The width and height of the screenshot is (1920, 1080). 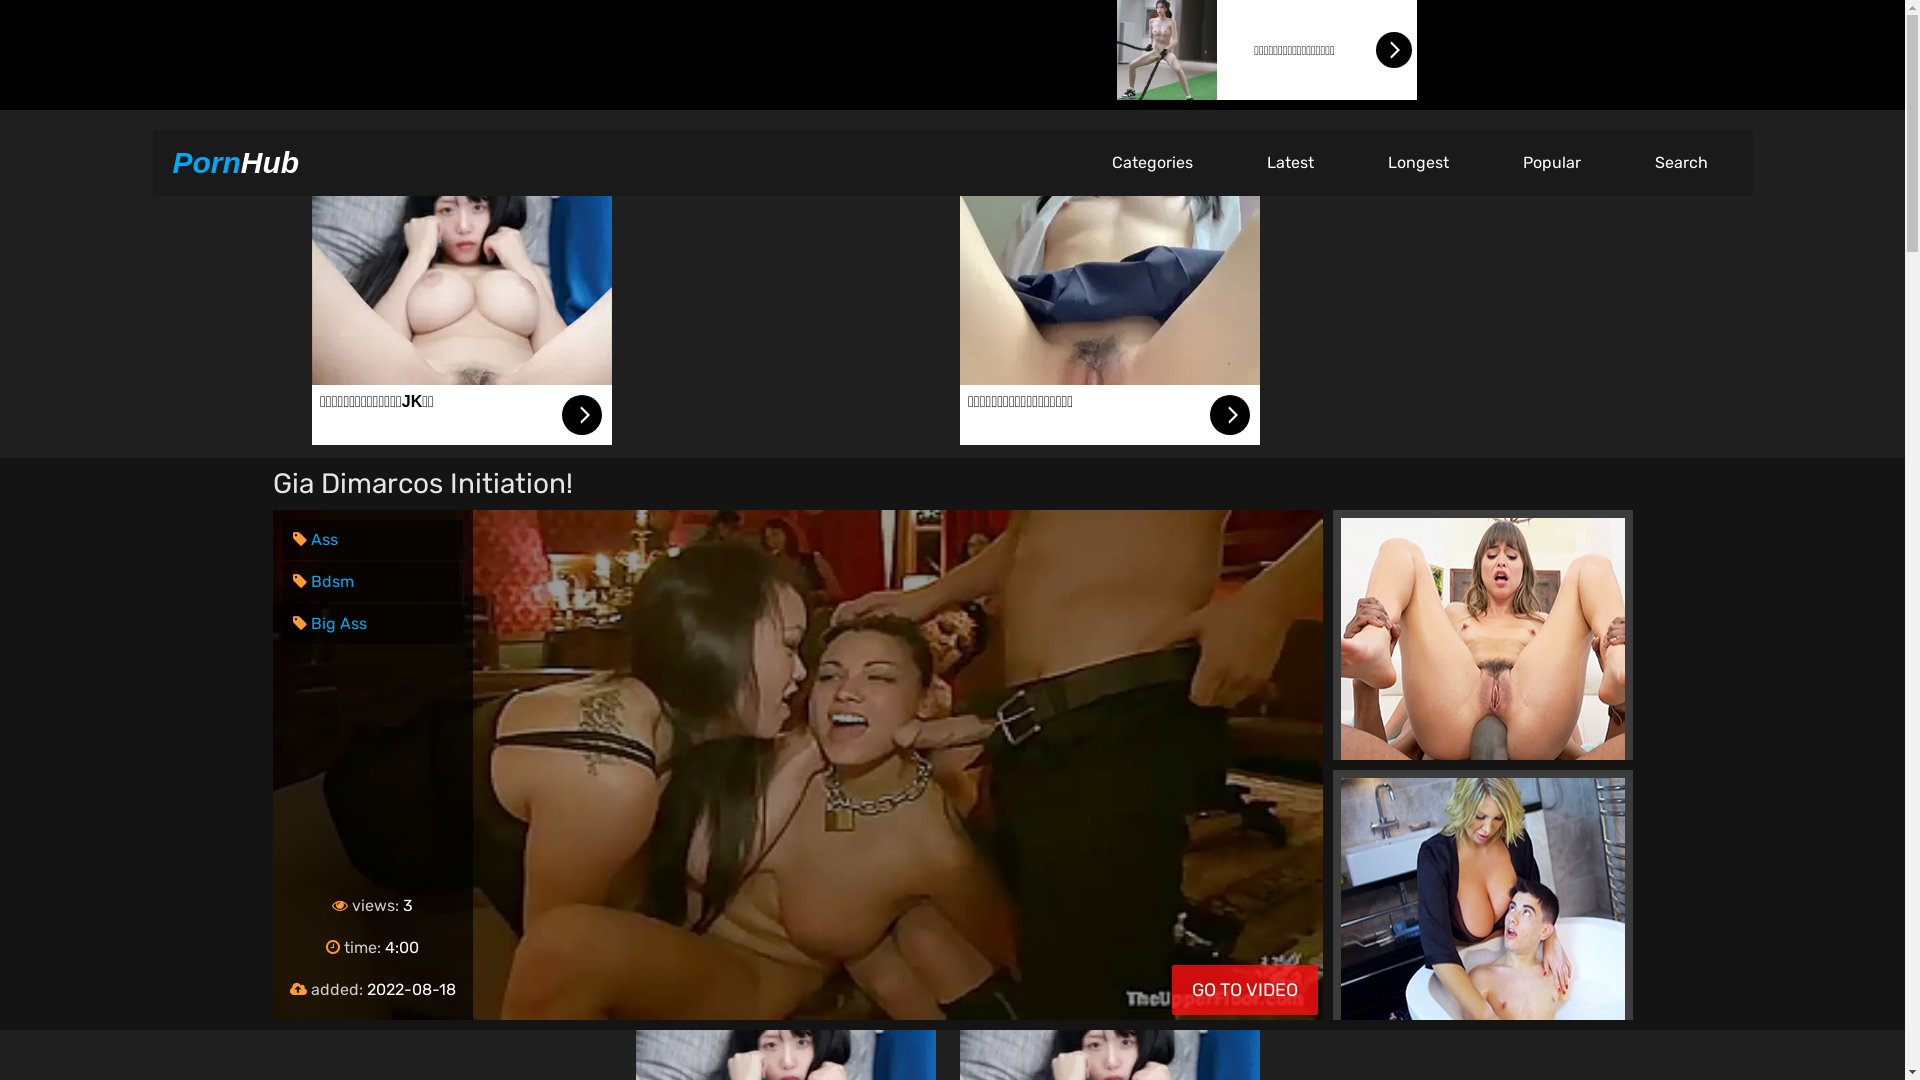 I want to click on 'Categories', so click(x=1151, y=161).